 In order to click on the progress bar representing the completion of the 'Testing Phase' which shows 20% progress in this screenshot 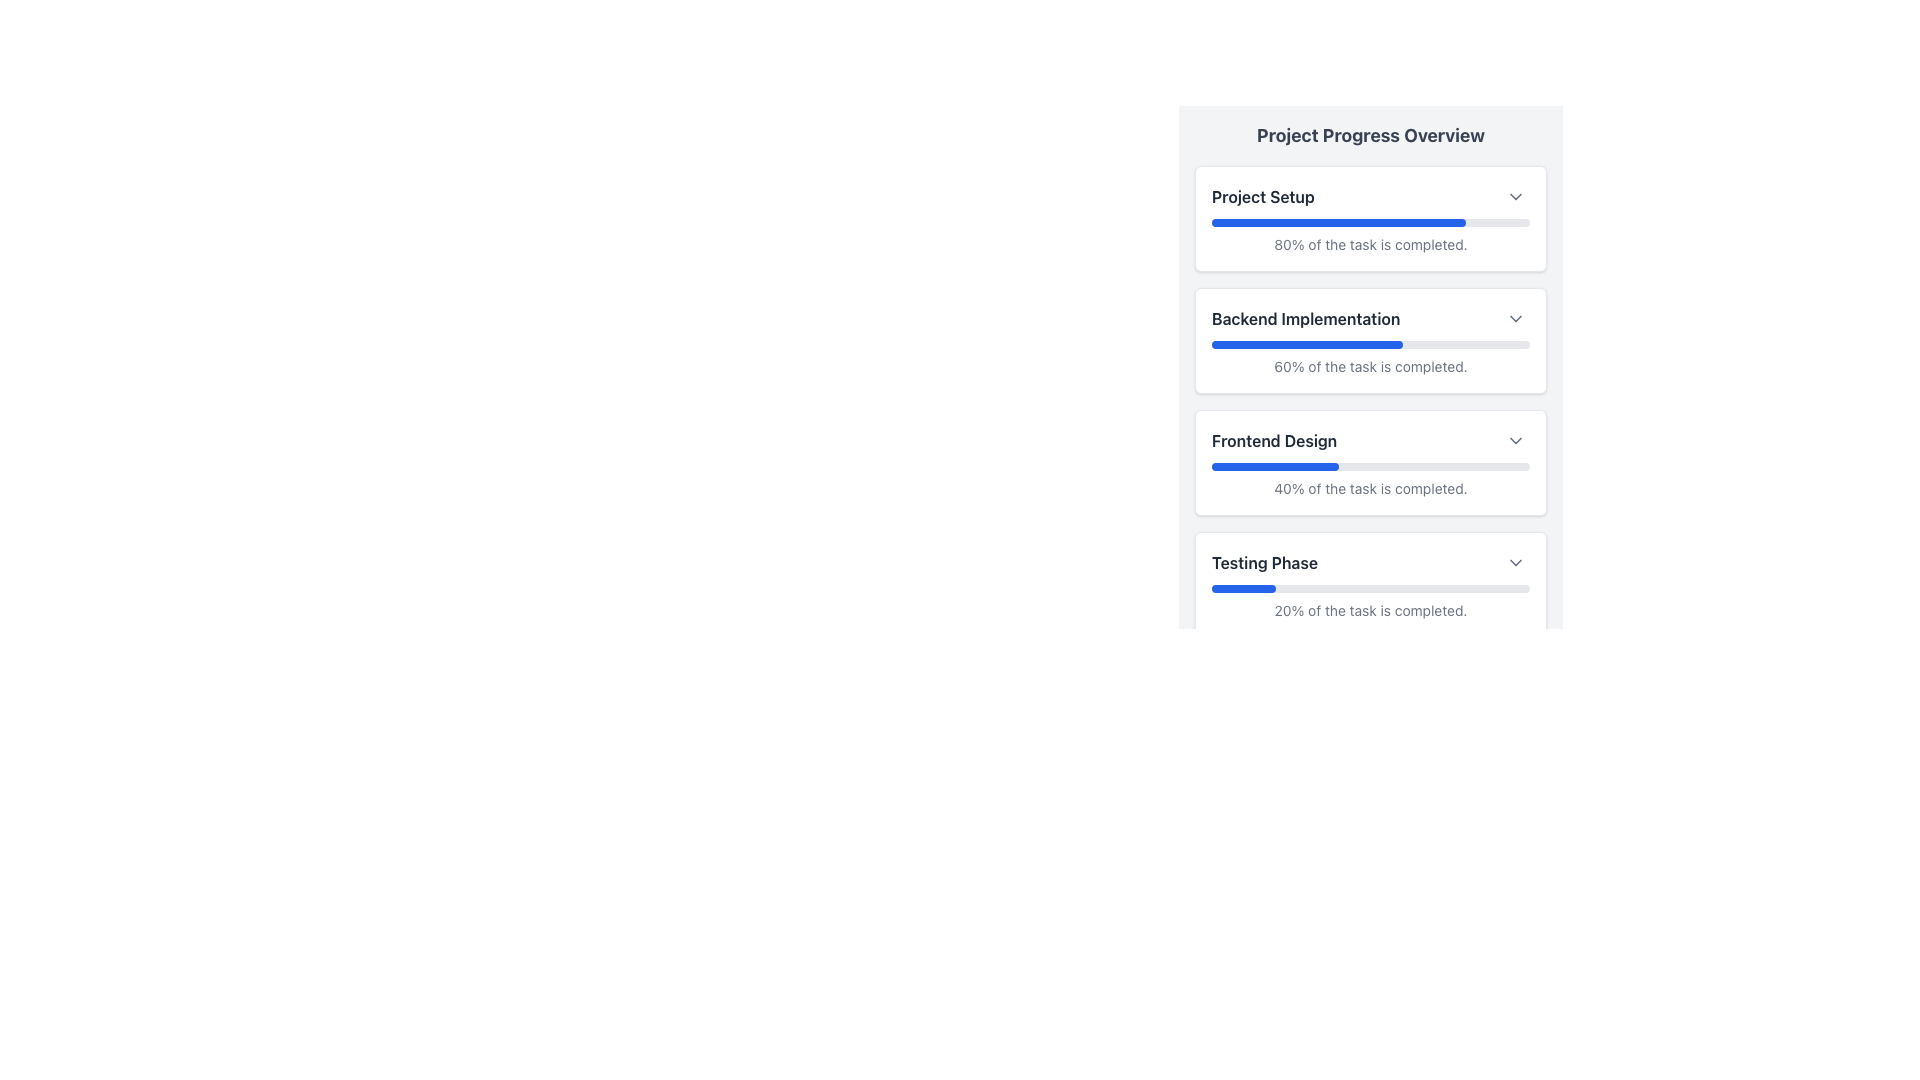, I will do `click(1370, 588)`.